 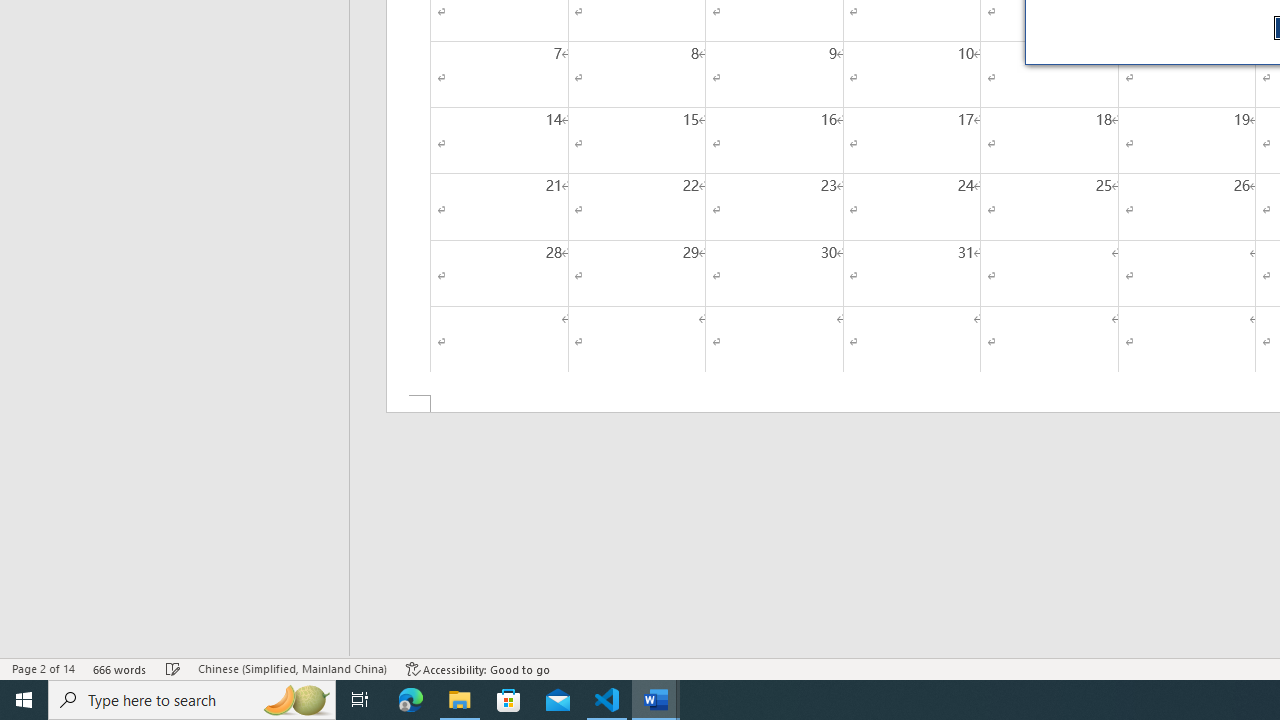 I want to click on 'Accessibility Checker Accessibility: Good to go', so click(x=477, y=669).